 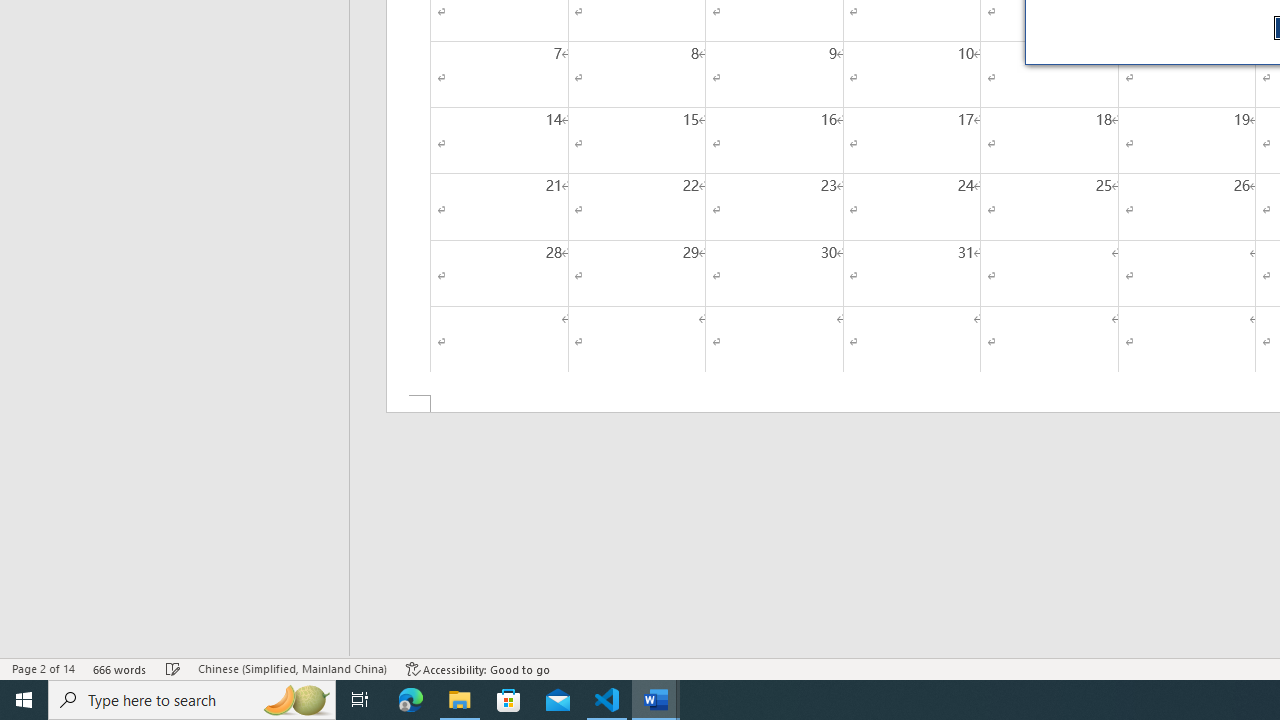 I want to click on 'Accessibility Checker Accessibility: Good to go', so click(x=477, y=669).